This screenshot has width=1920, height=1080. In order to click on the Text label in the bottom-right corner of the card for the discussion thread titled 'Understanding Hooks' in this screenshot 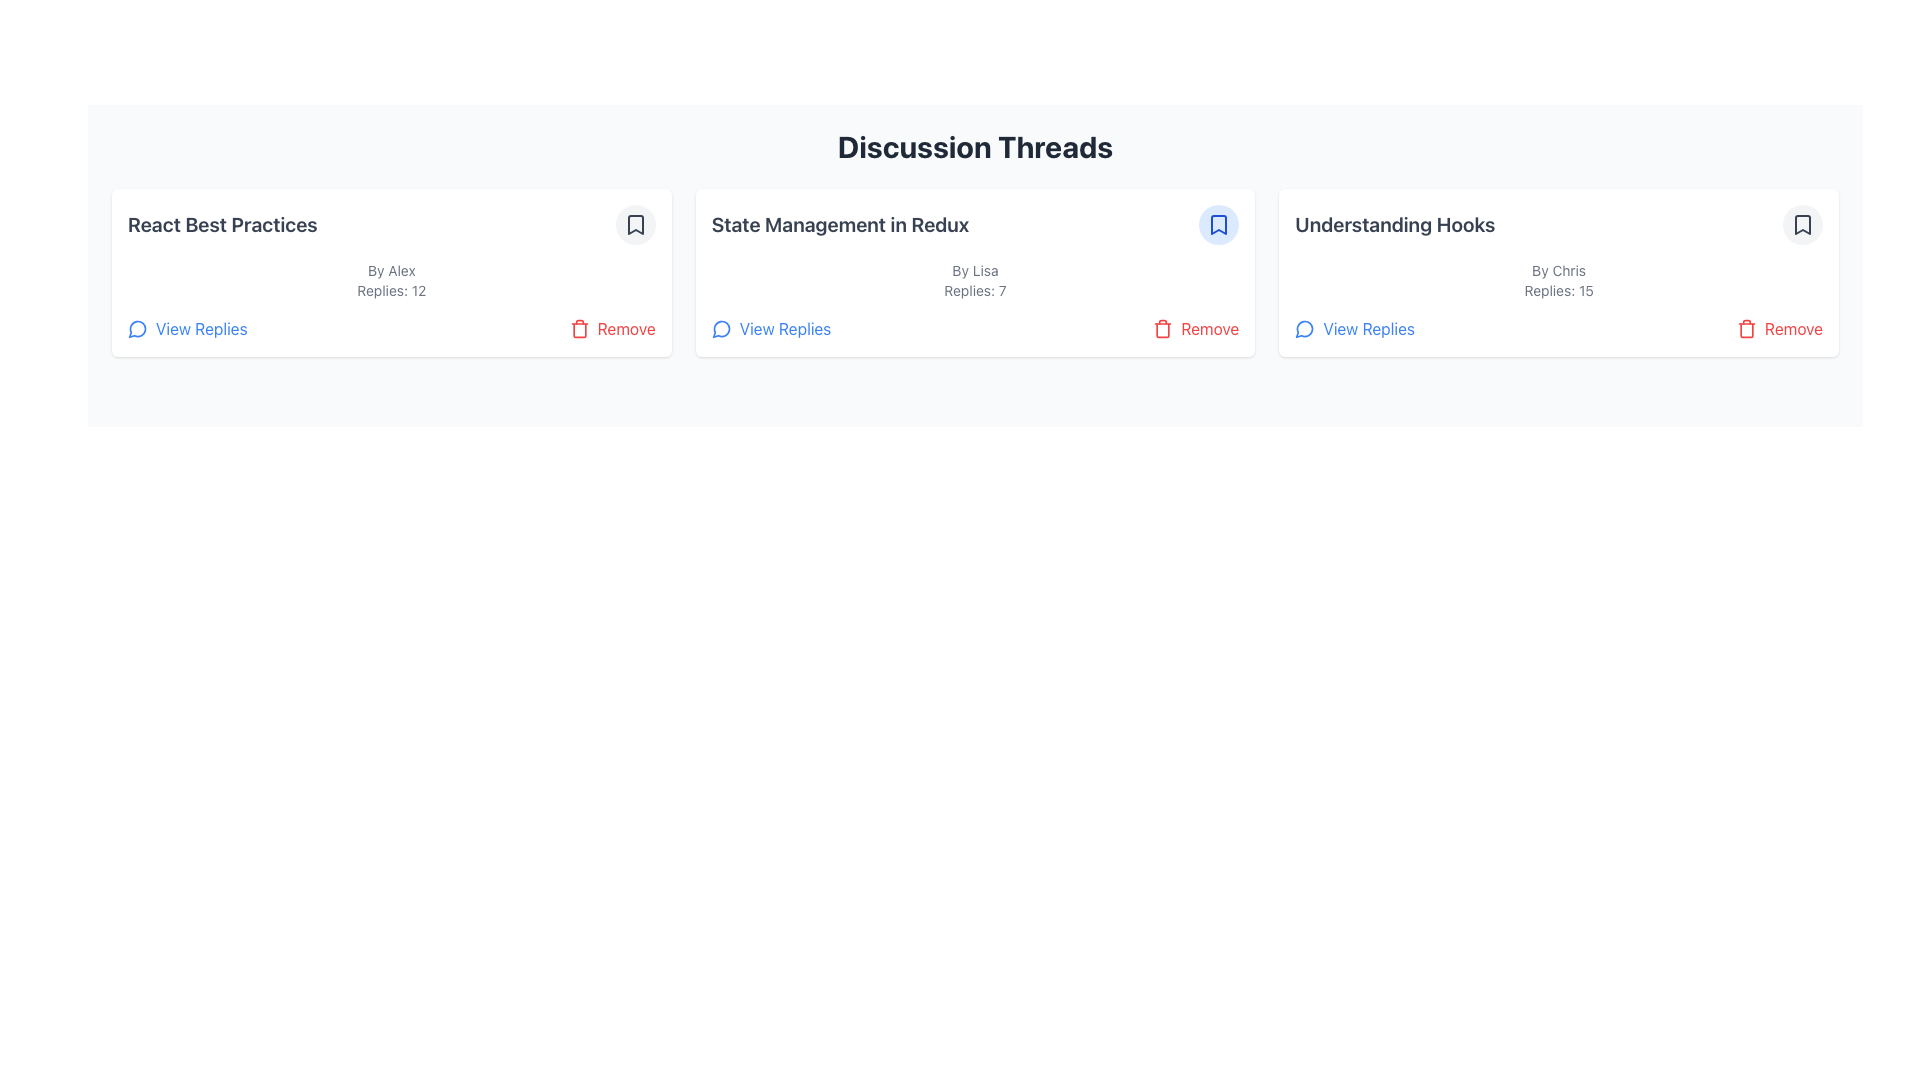, I will do `click(1794, 327)`.